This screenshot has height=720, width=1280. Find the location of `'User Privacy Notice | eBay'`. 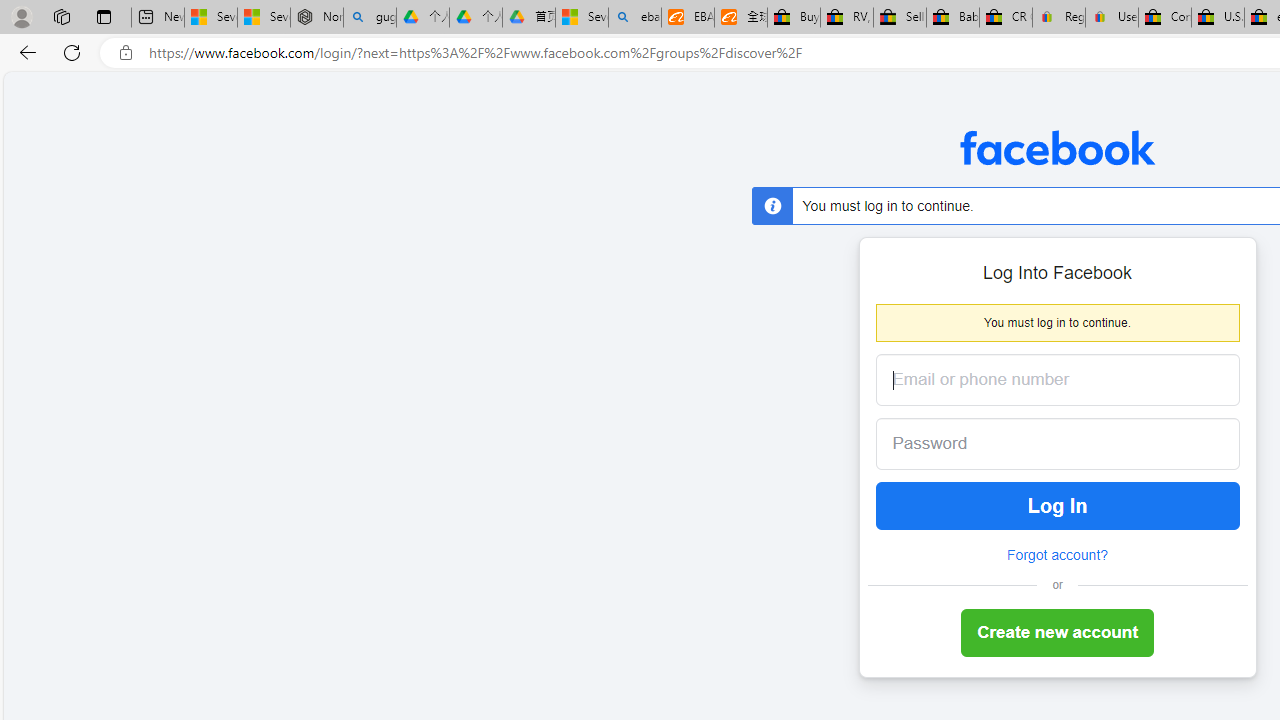

'User Privacy Notice | eBay' is located at coordinates (1110, 17).